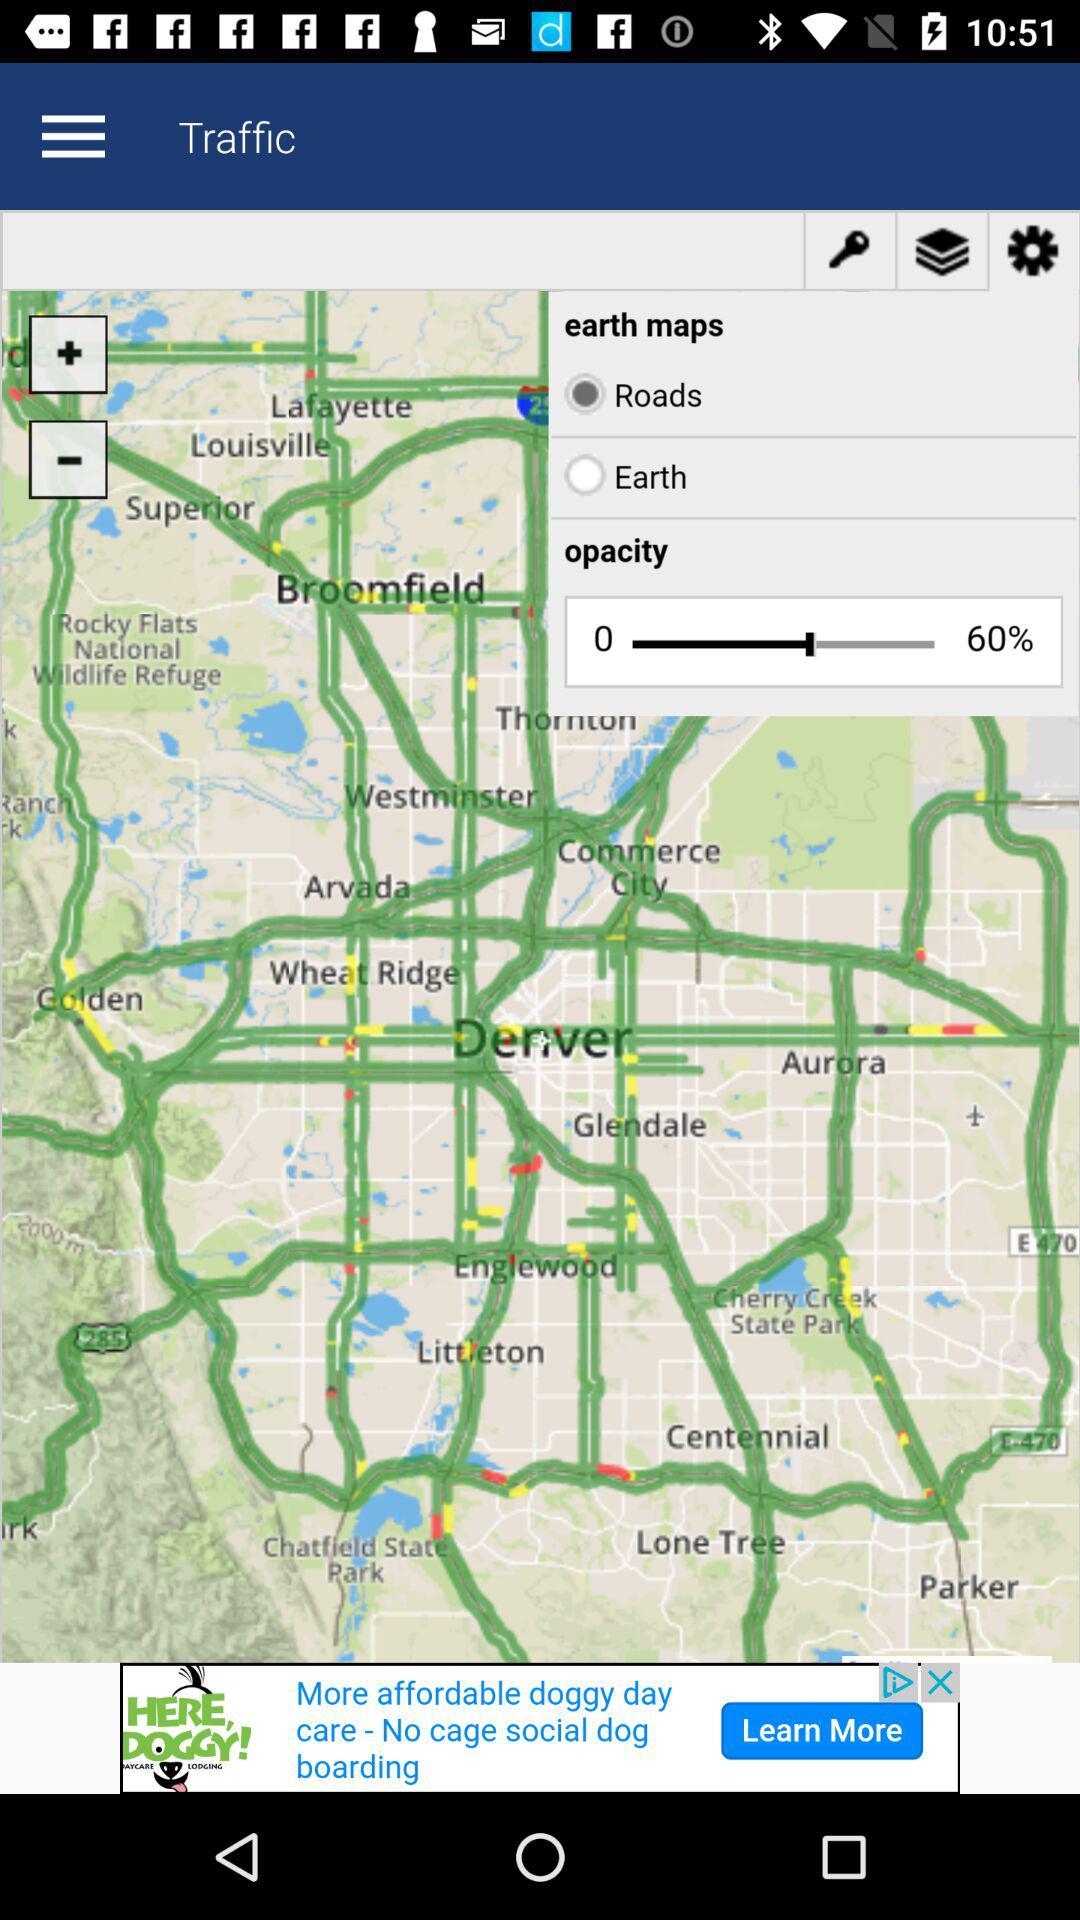 The image size is (1080, 1920). I want to click on the menu icon, so click(72, 135).